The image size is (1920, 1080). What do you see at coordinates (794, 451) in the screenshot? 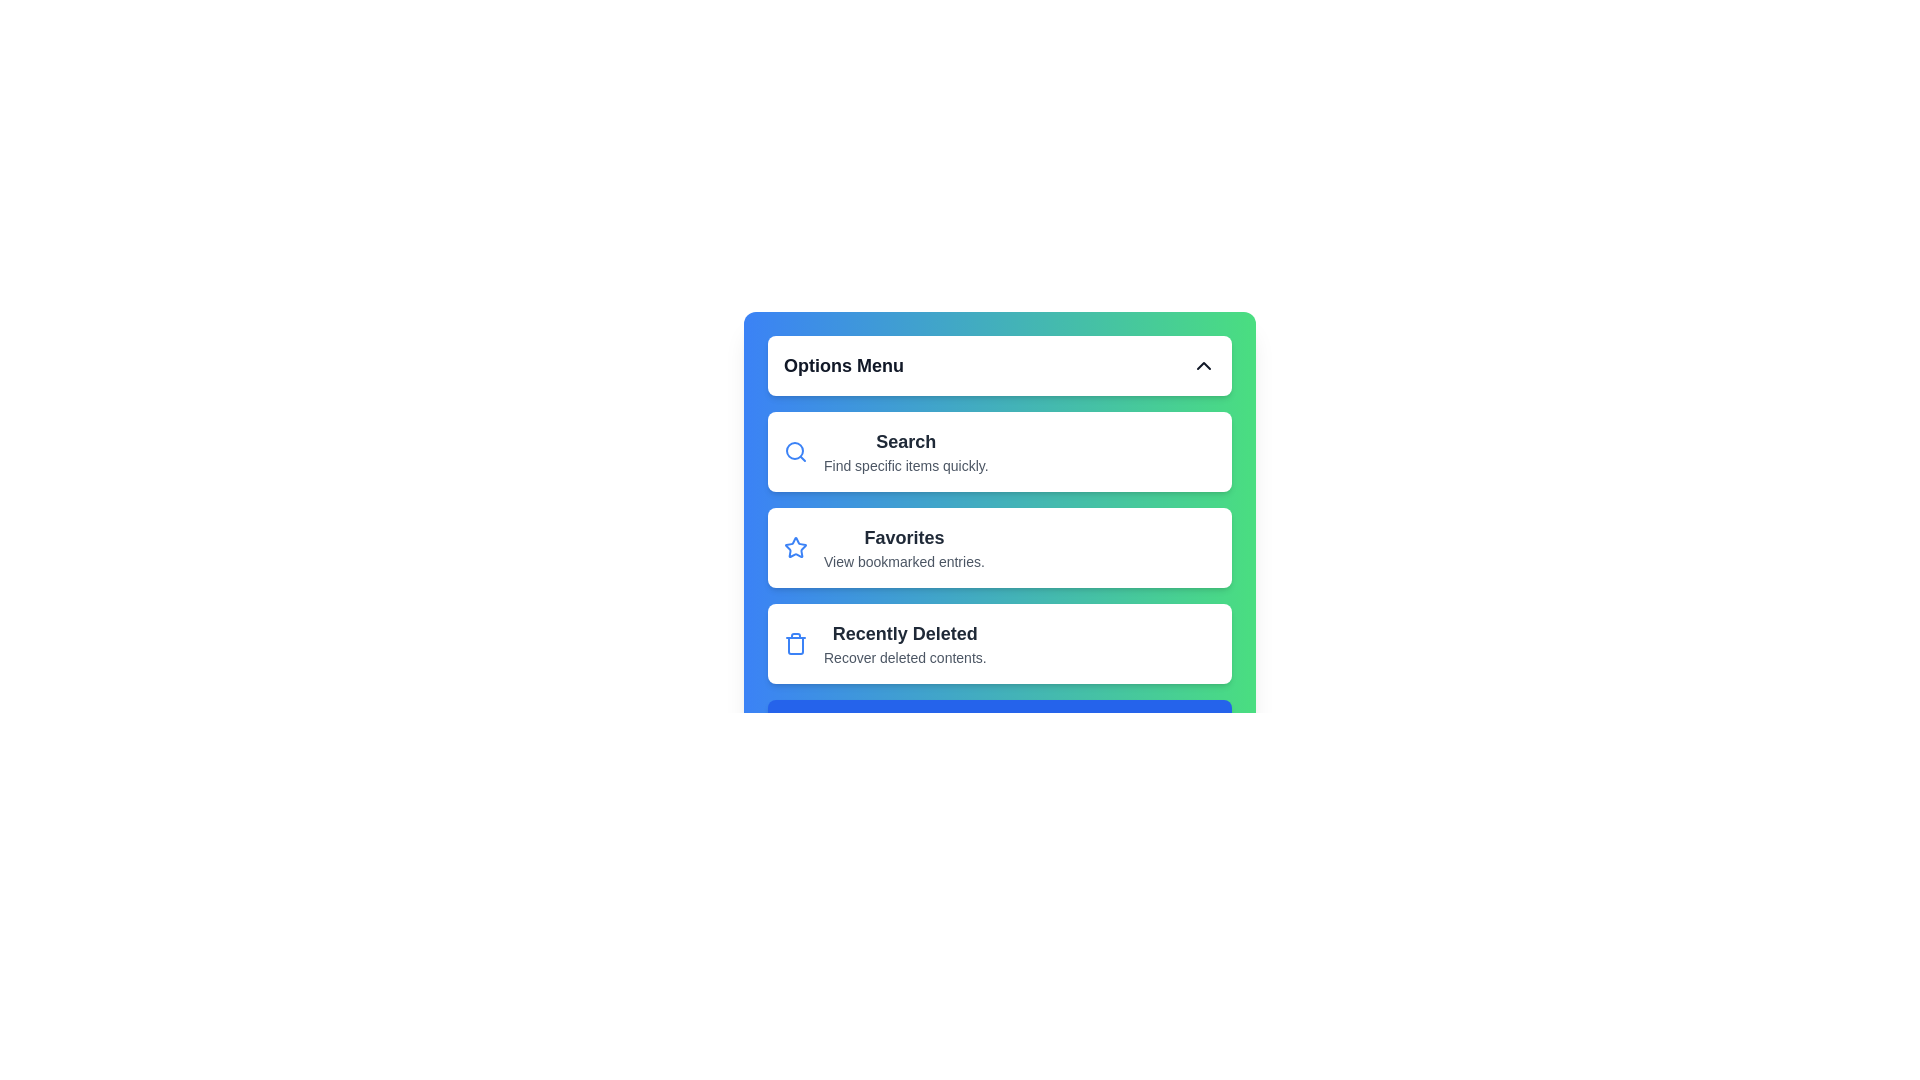
I see `the Decorative SVG shape (circle) which represents the central part of the magnifying glass icon, part of the 'Search' option in the menu` at bounding box center [794, 451].